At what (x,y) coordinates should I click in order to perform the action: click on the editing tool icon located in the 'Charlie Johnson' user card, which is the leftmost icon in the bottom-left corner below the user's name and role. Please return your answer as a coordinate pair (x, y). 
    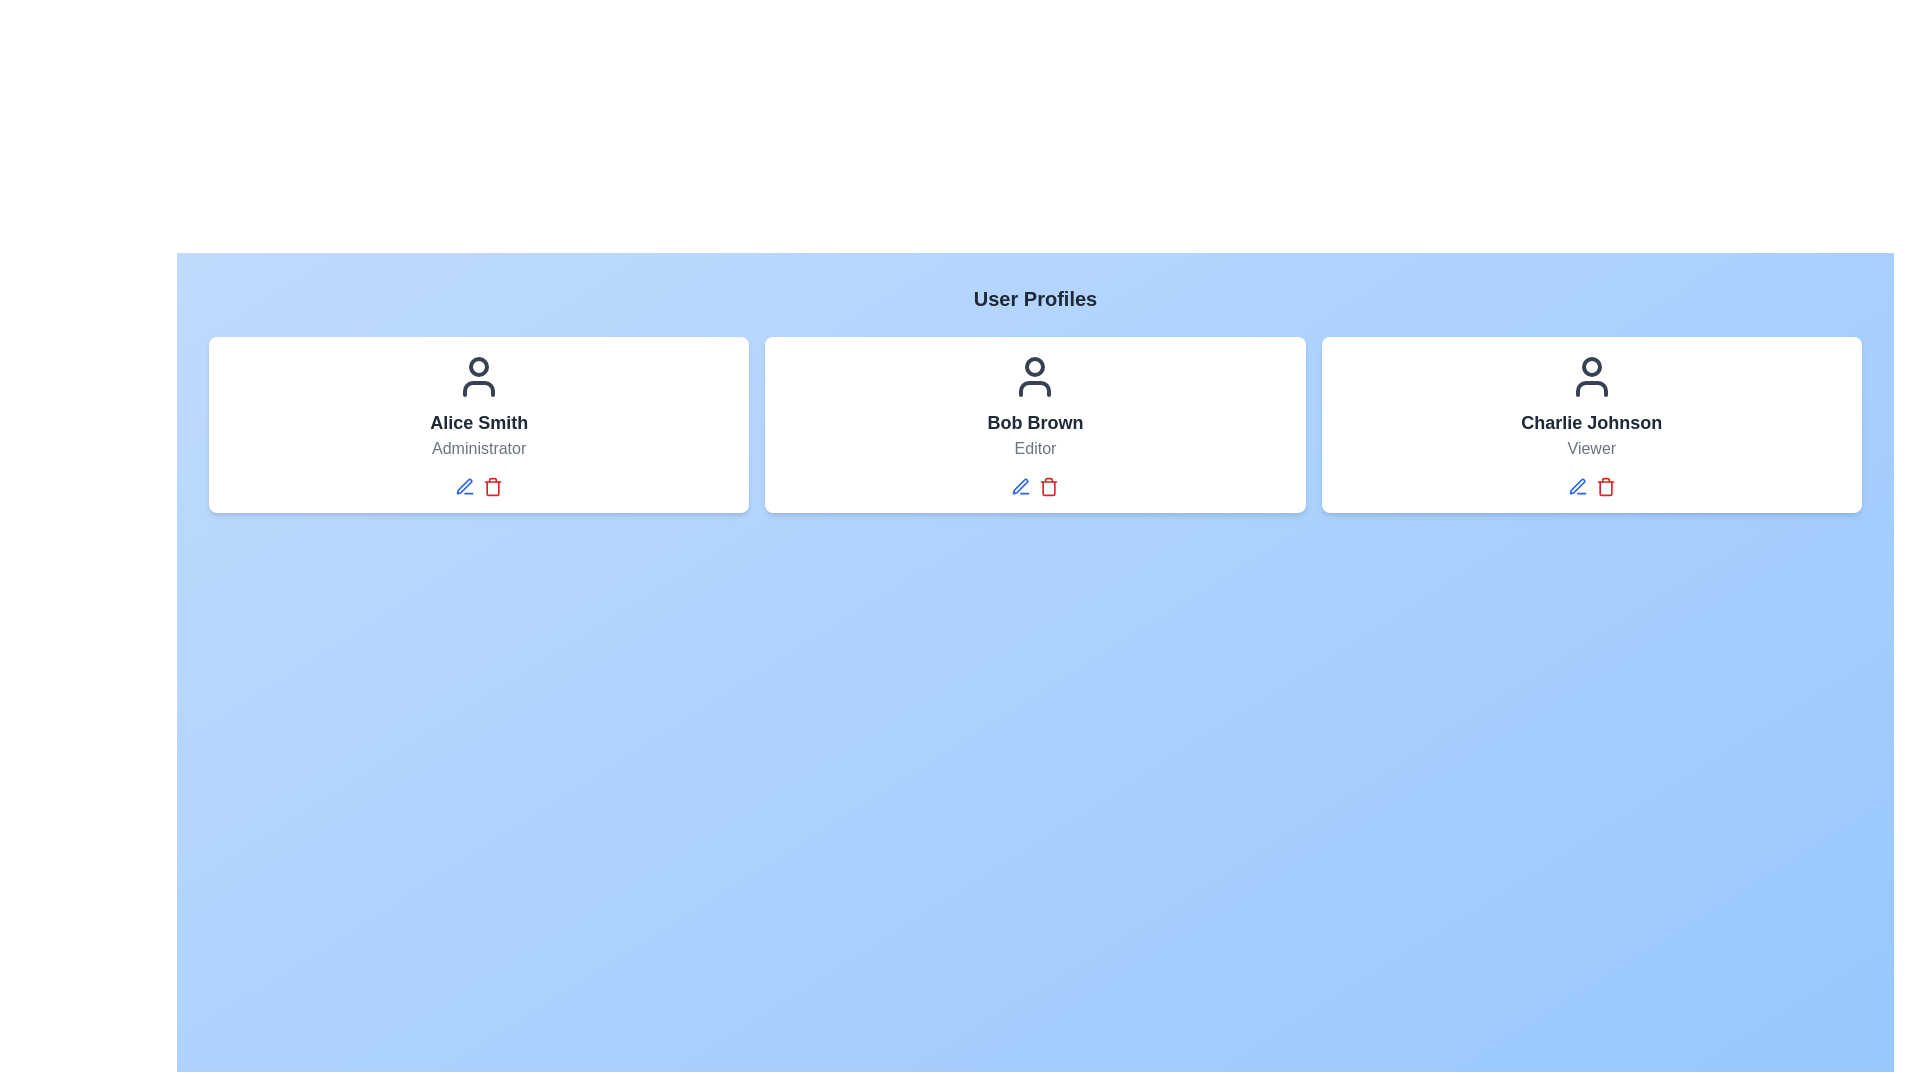
    Looking at the image, I should click on (1576, 486).